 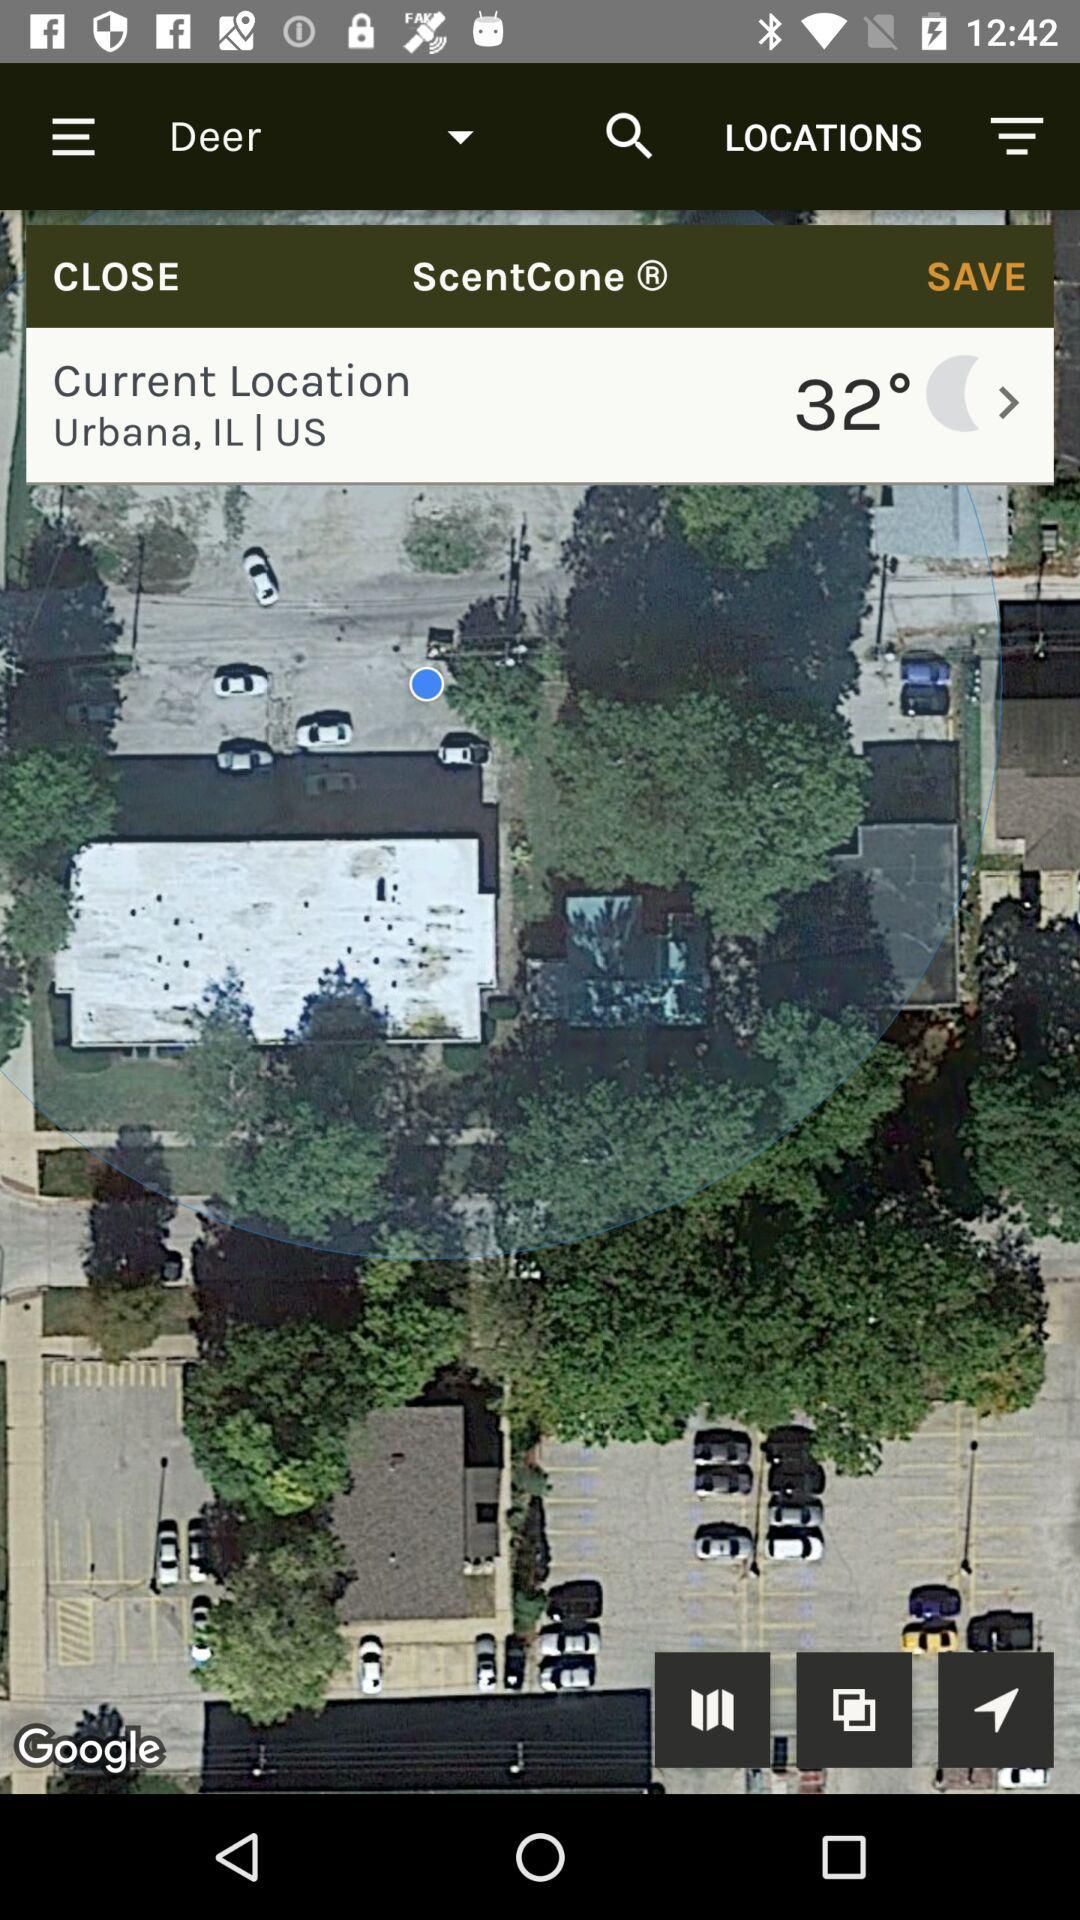 I want to click on to change direction, so click(x=995, y=1708).